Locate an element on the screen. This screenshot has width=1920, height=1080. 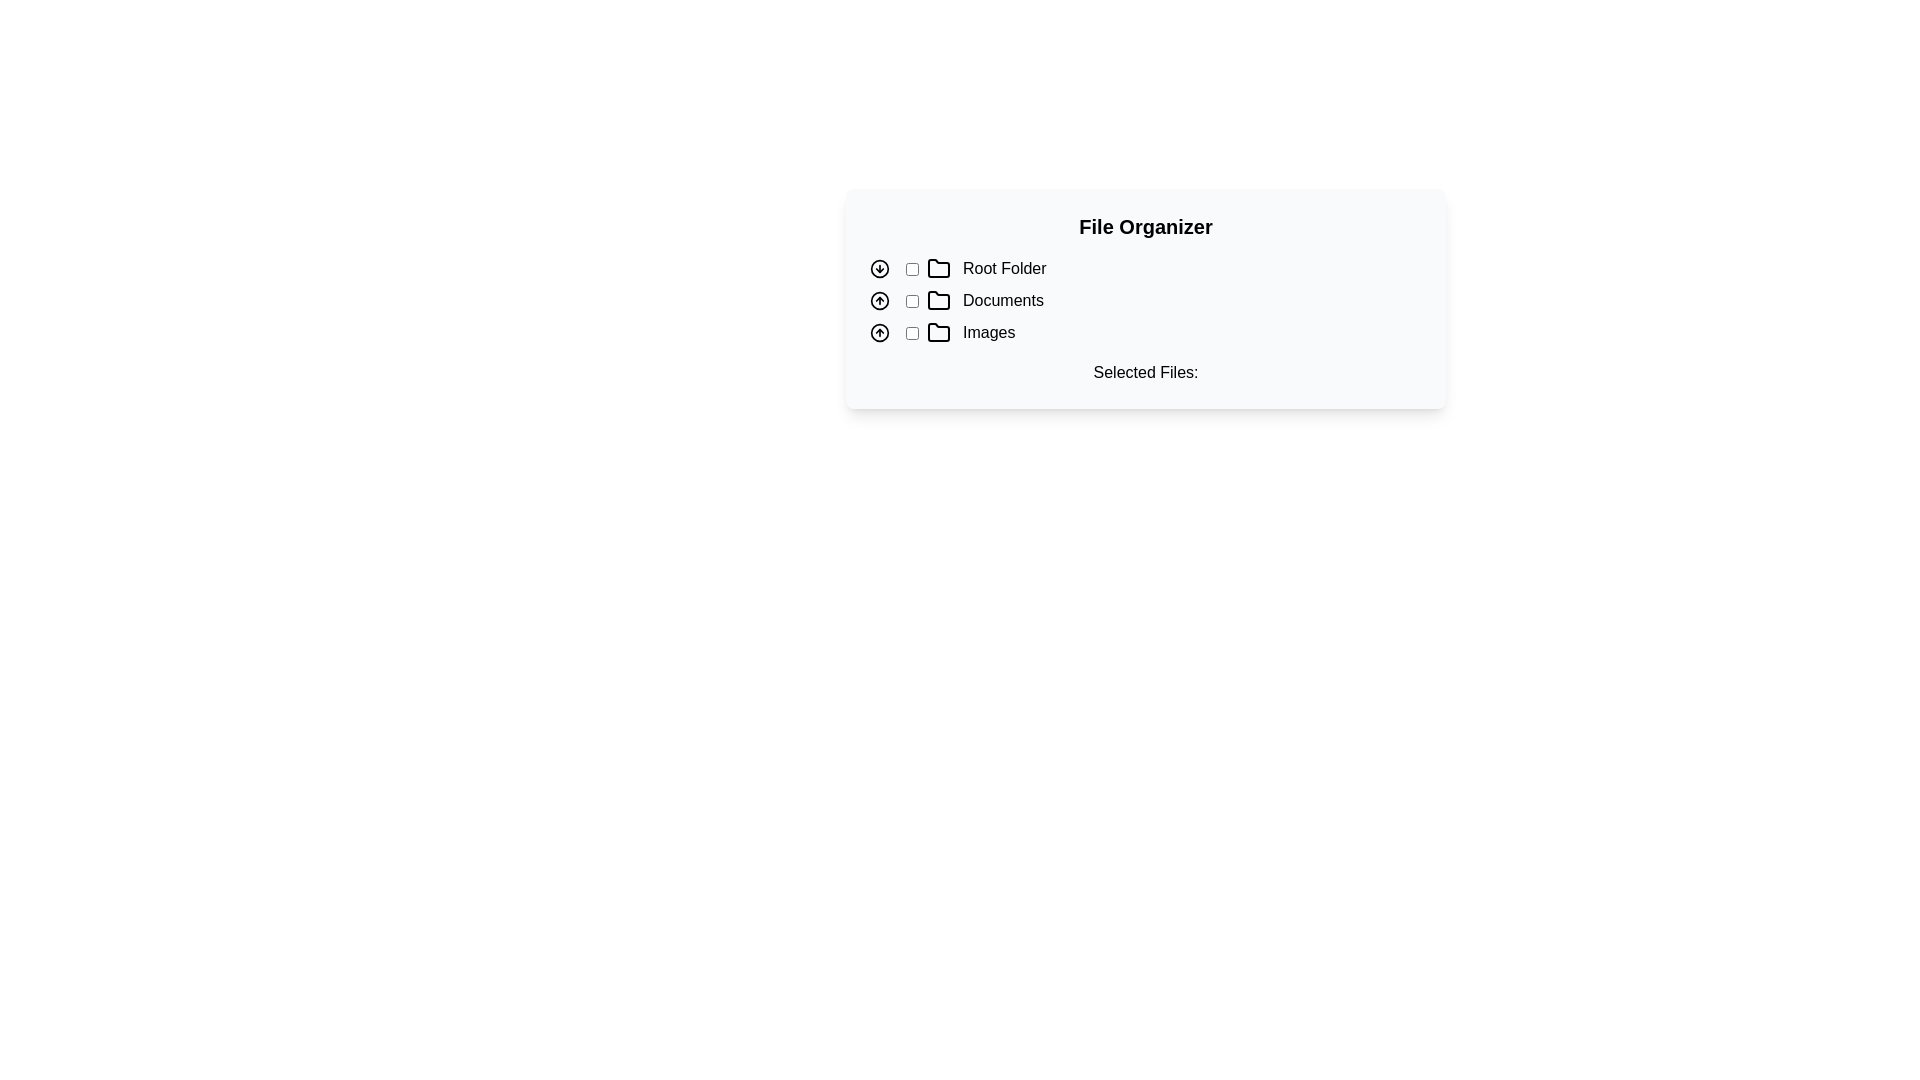
the circular icon with an upward-pointing arrow, which is the first icon in the 'Documents' row of the 'File Organizer' group is located at coordinates (879, 300).